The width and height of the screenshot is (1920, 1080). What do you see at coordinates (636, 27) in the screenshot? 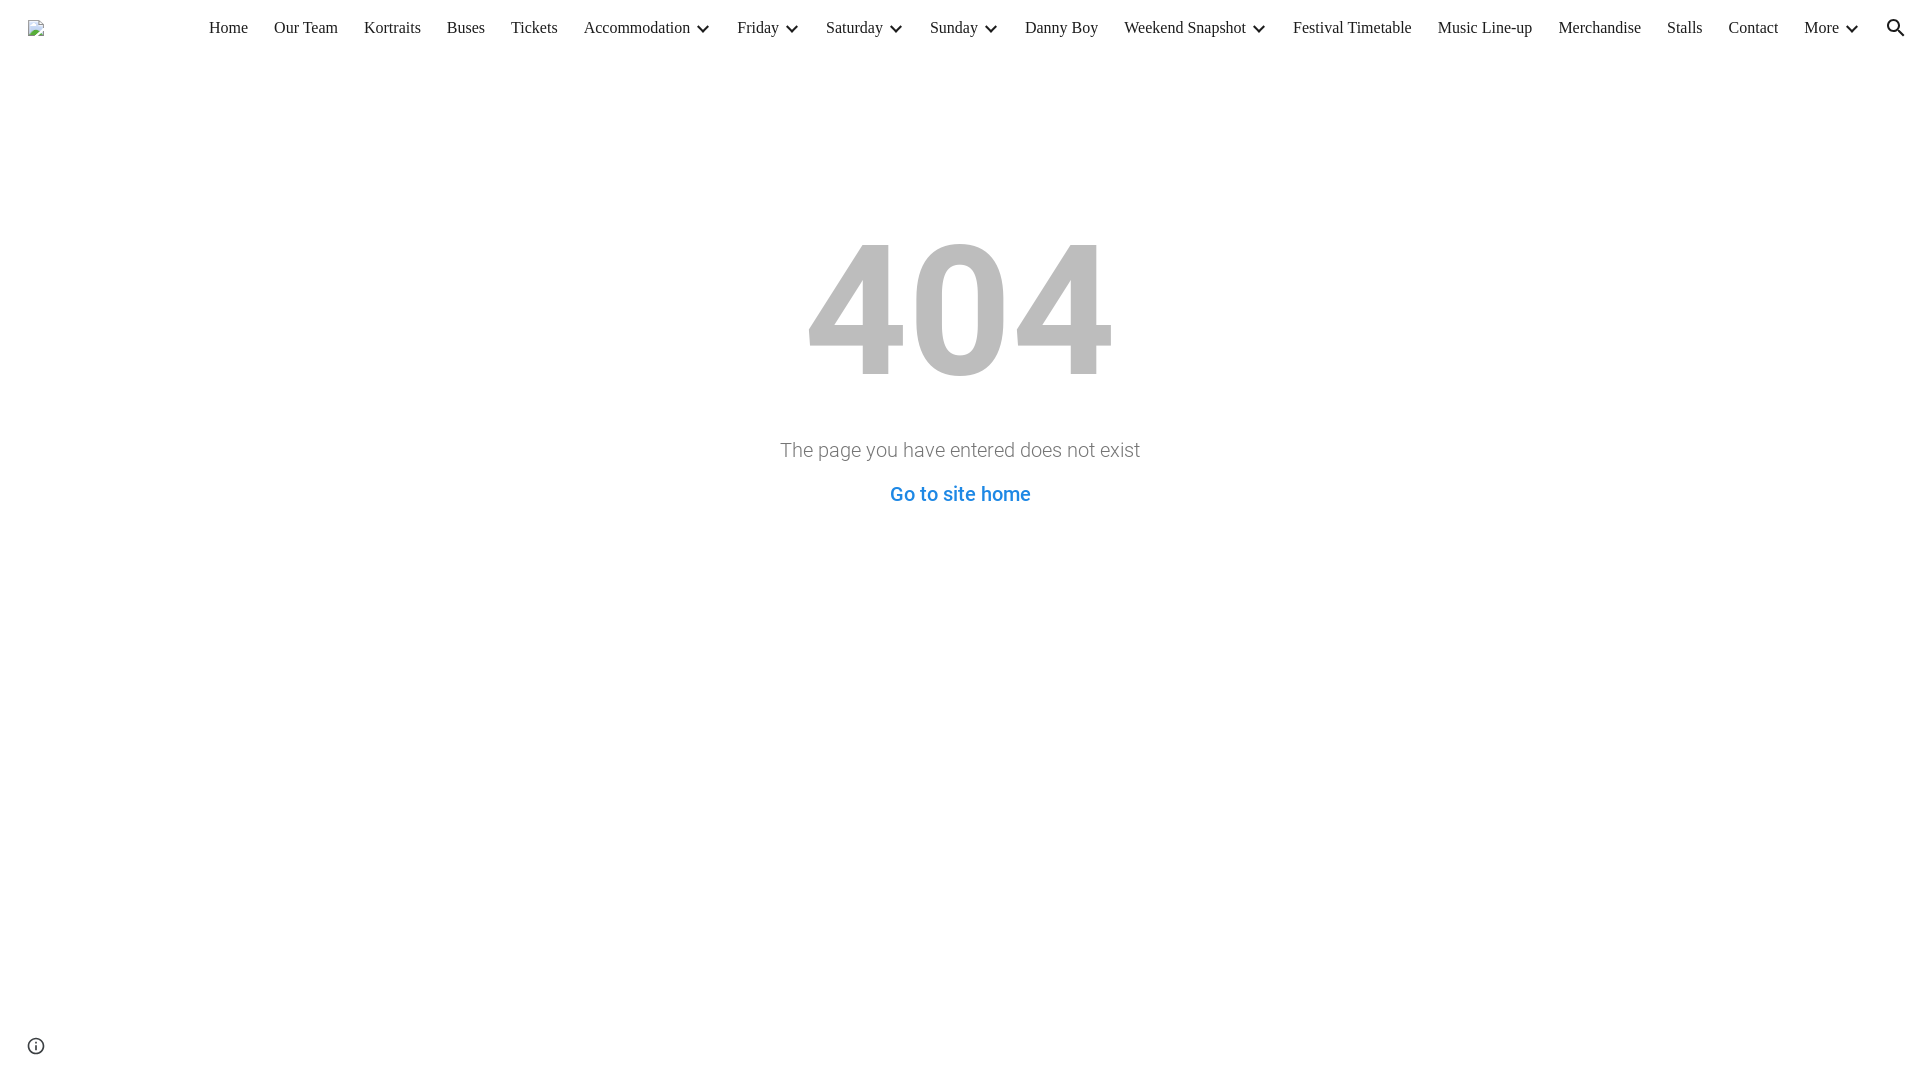
I see `'Accommodation'` at bounding box center [636, 27].